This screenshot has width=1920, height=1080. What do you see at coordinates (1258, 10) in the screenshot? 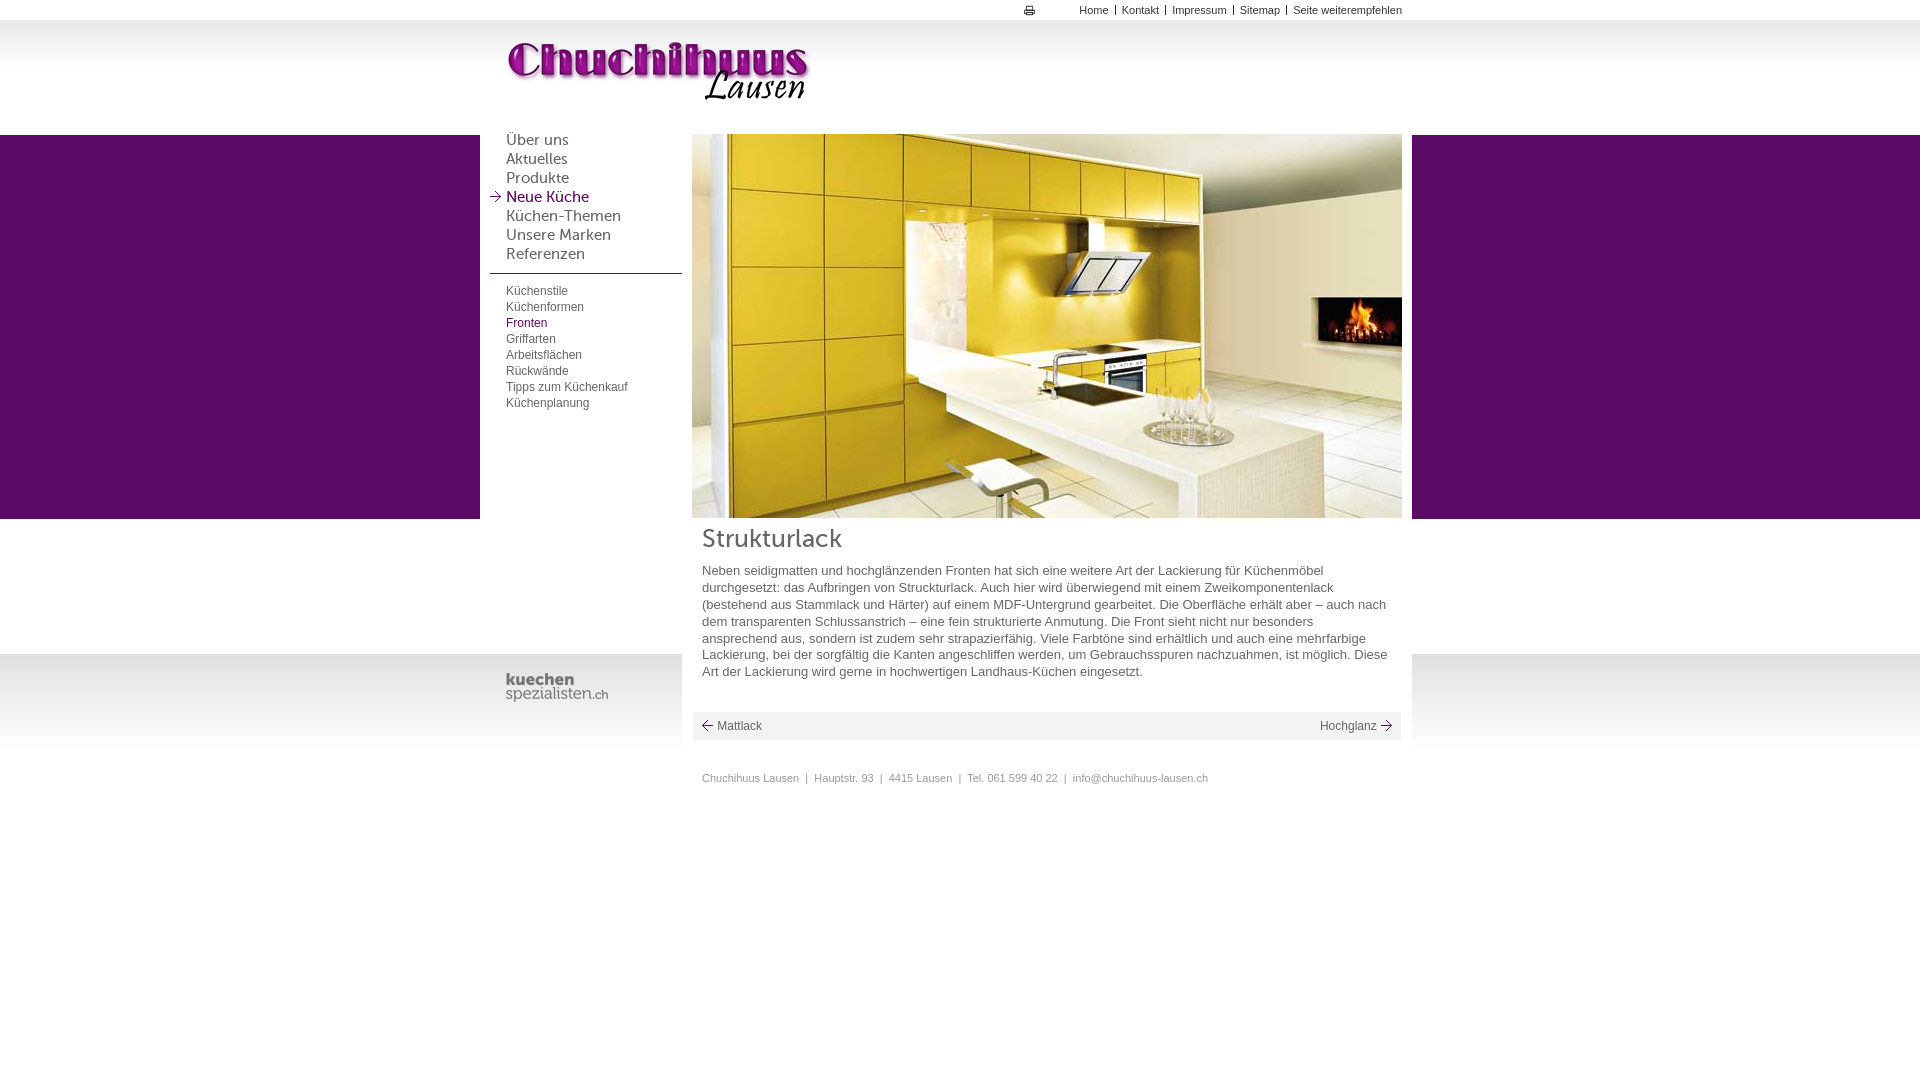
I see `'Sitemap'` at bounding box center [1258, 10].